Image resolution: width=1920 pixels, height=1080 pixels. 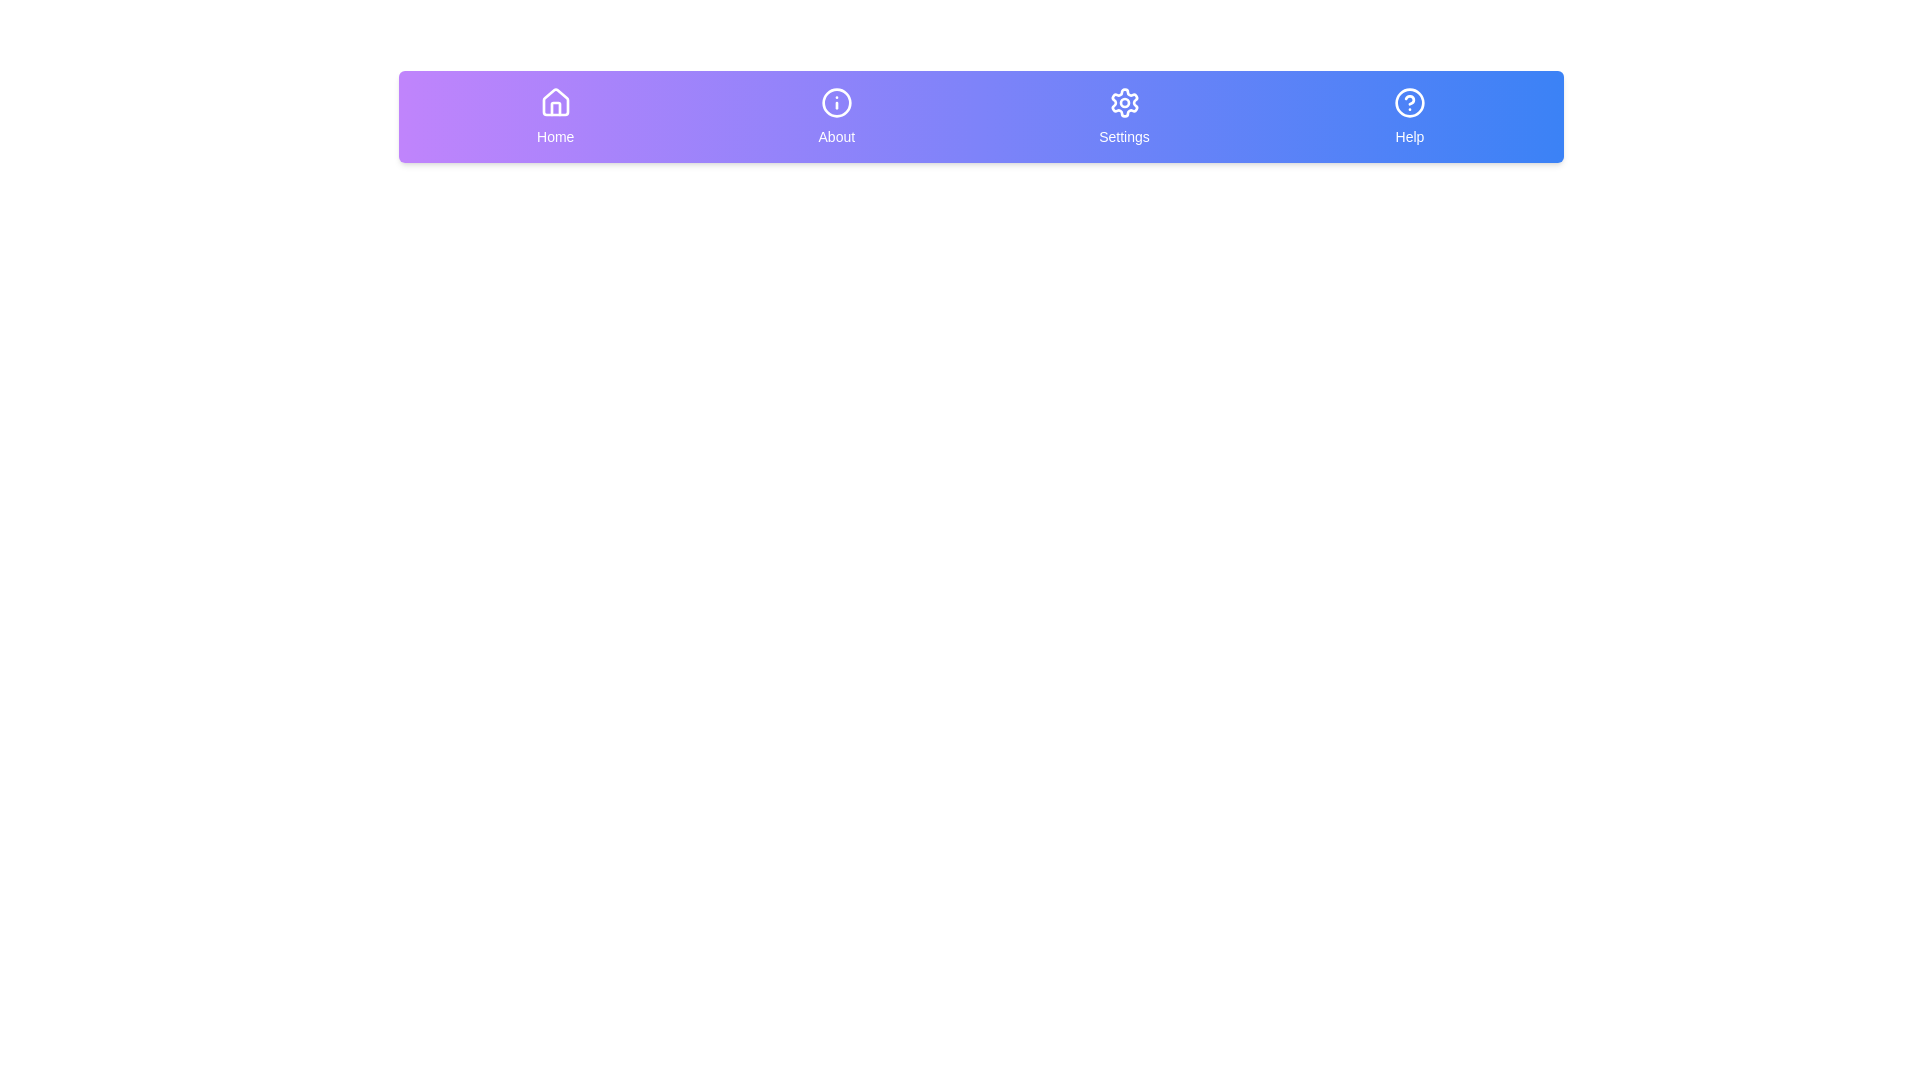 I want to click on the 'Help' button with a circled question mark icon located at the top-right corner of the navigation bar, so click(x=1408, y=116).